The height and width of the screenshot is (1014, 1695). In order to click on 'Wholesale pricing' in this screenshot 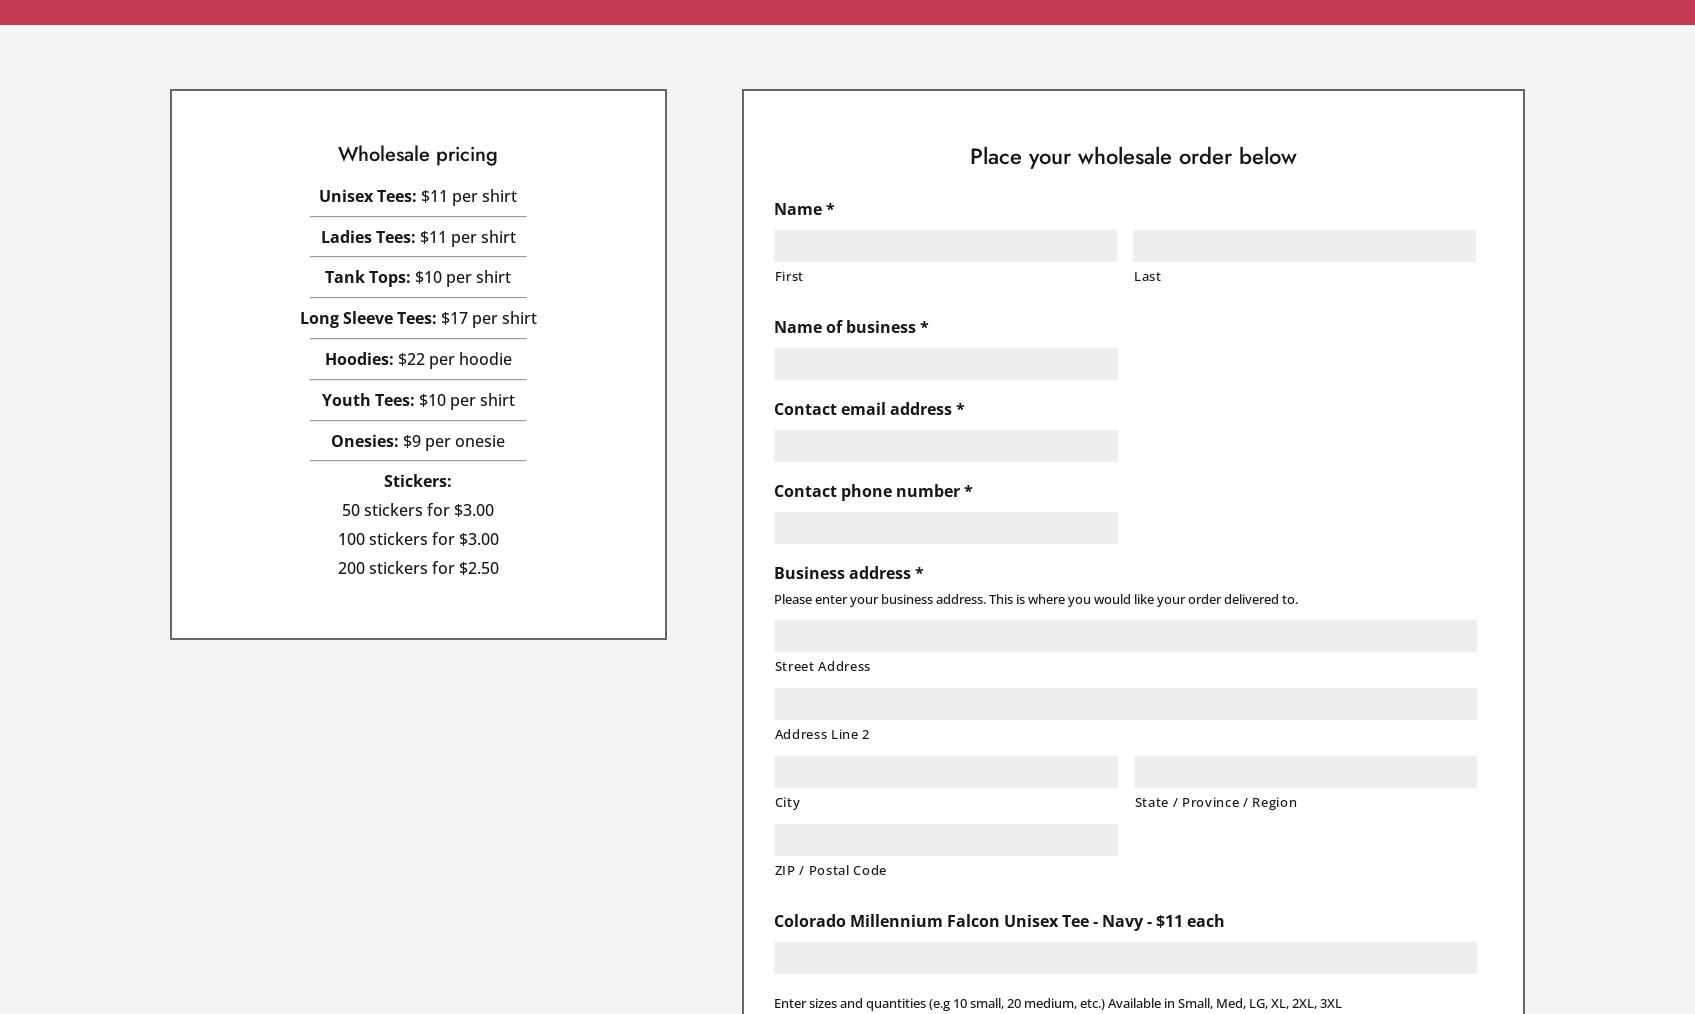, I will do `click(336, 153)`.